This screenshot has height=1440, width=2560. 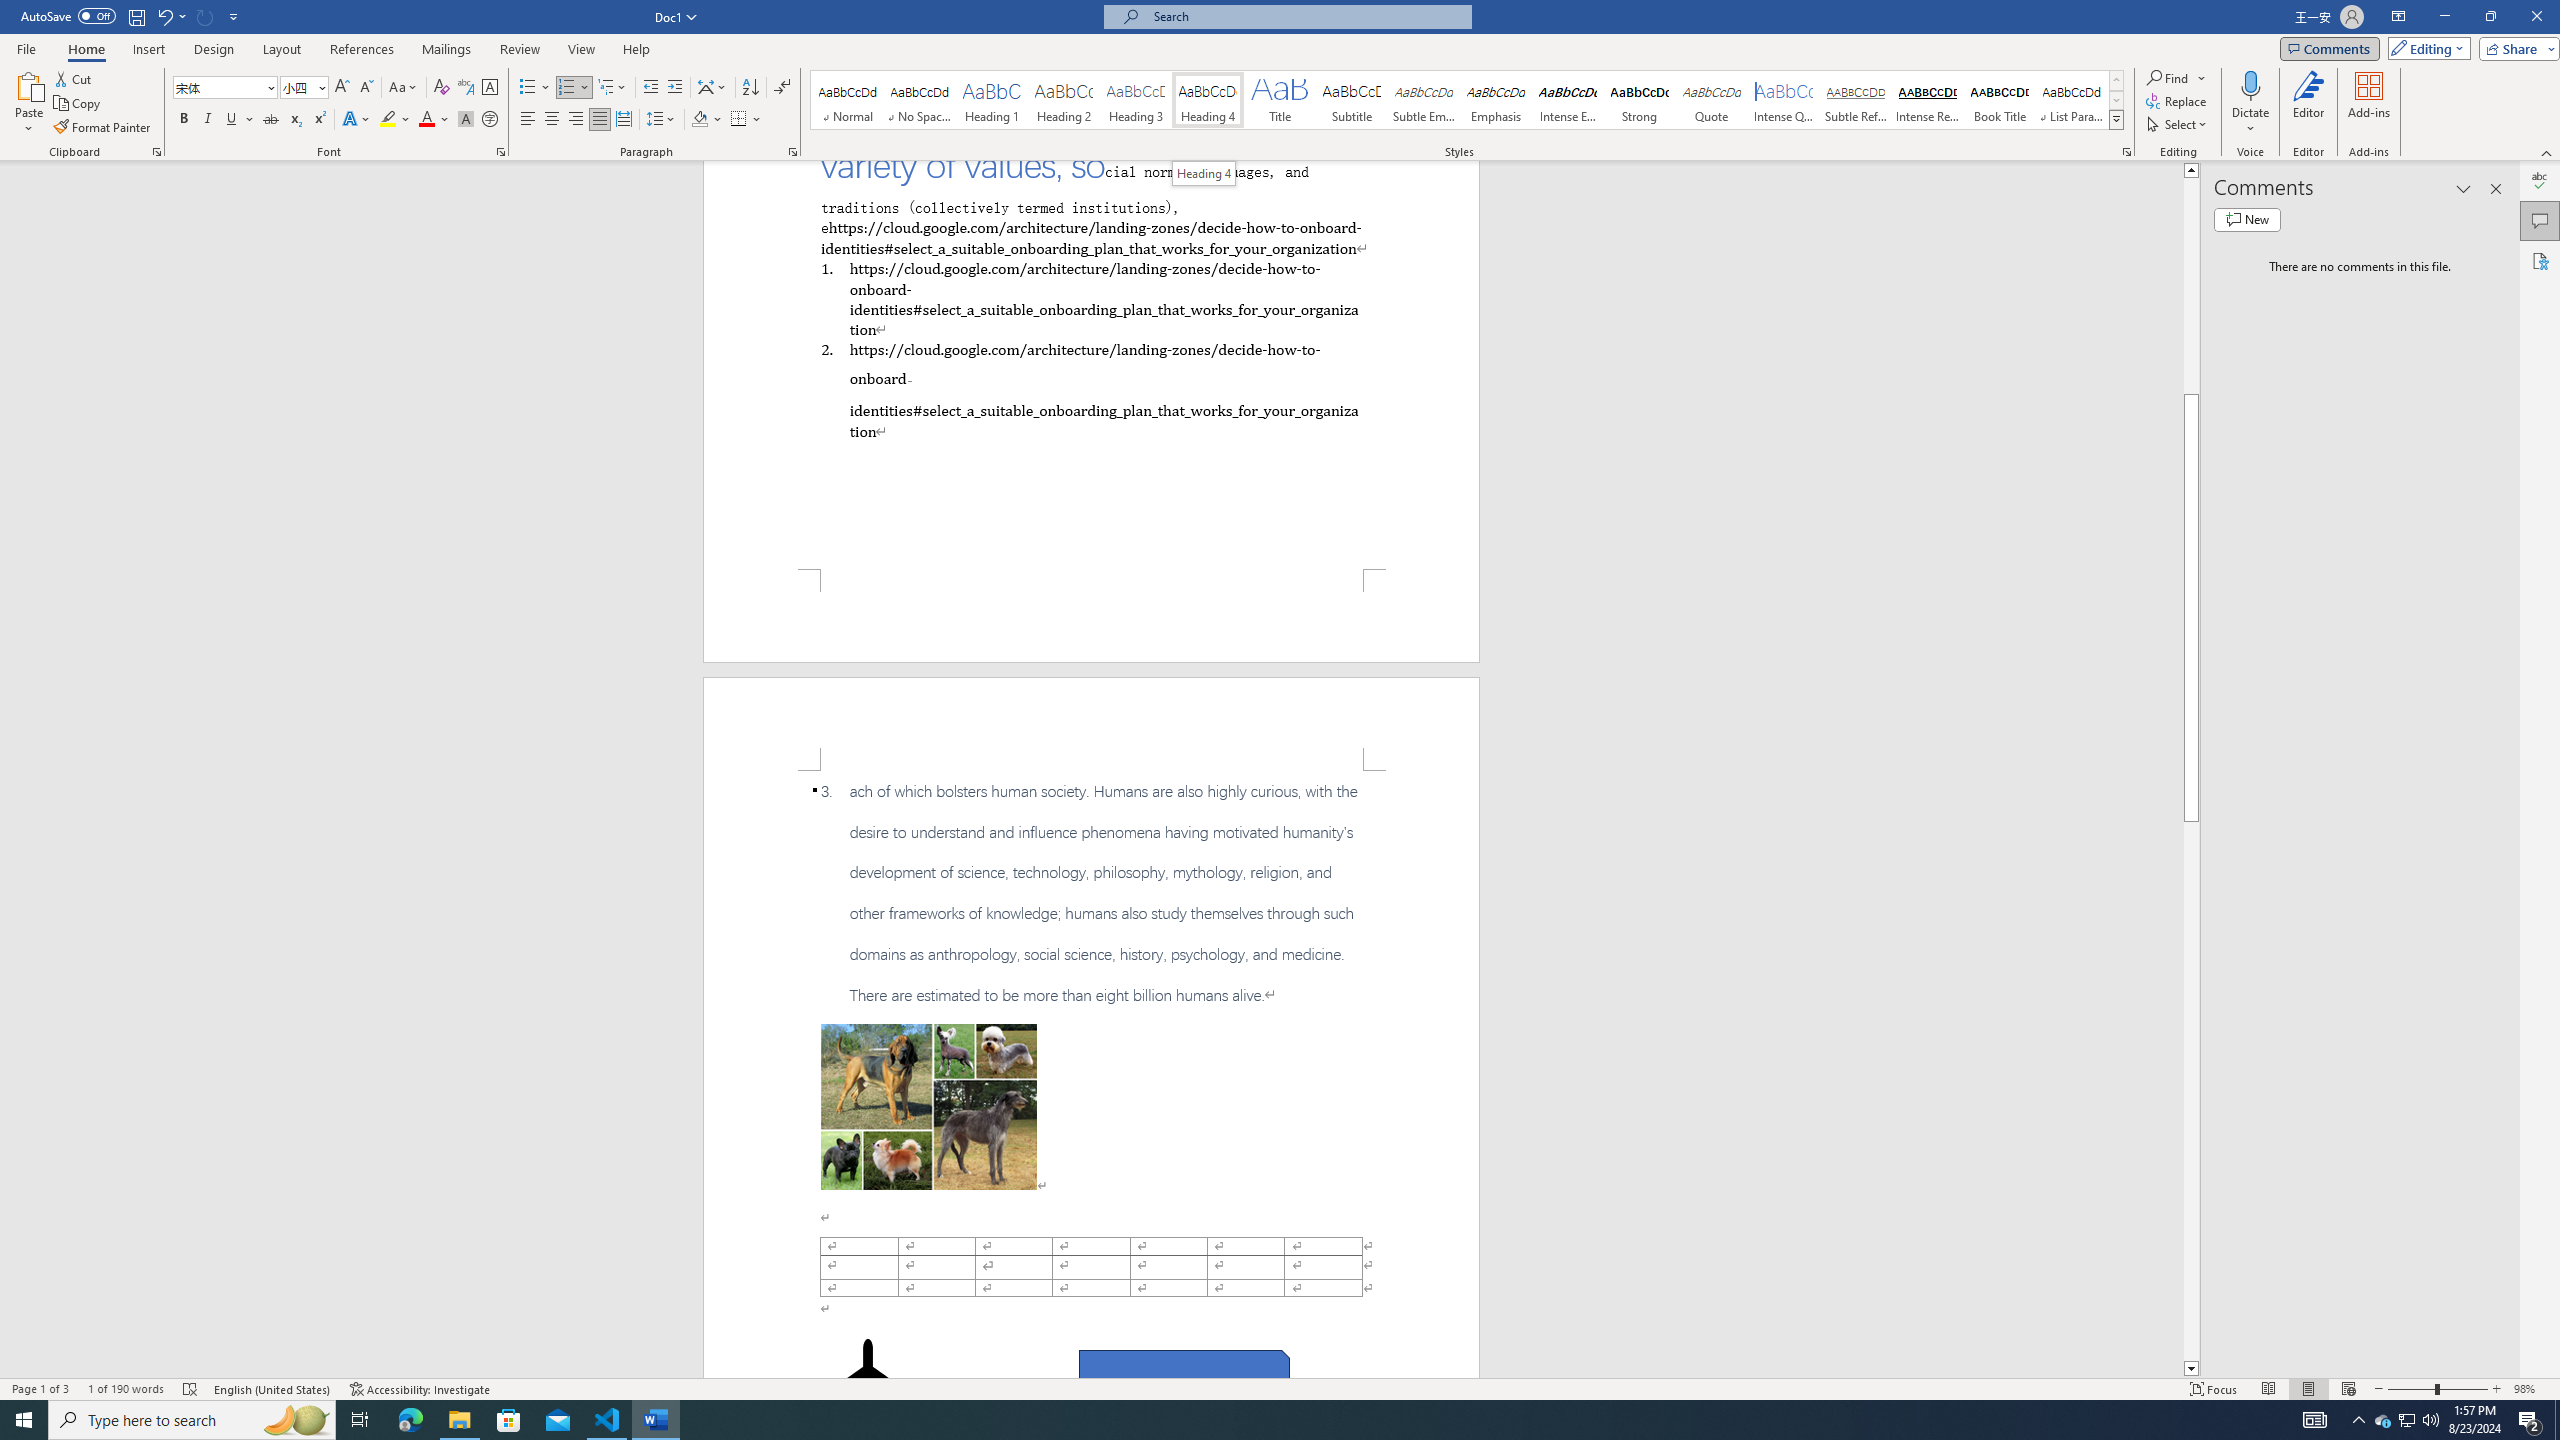 I want to click on 'Restore Down', so click(x=2490, y=16).